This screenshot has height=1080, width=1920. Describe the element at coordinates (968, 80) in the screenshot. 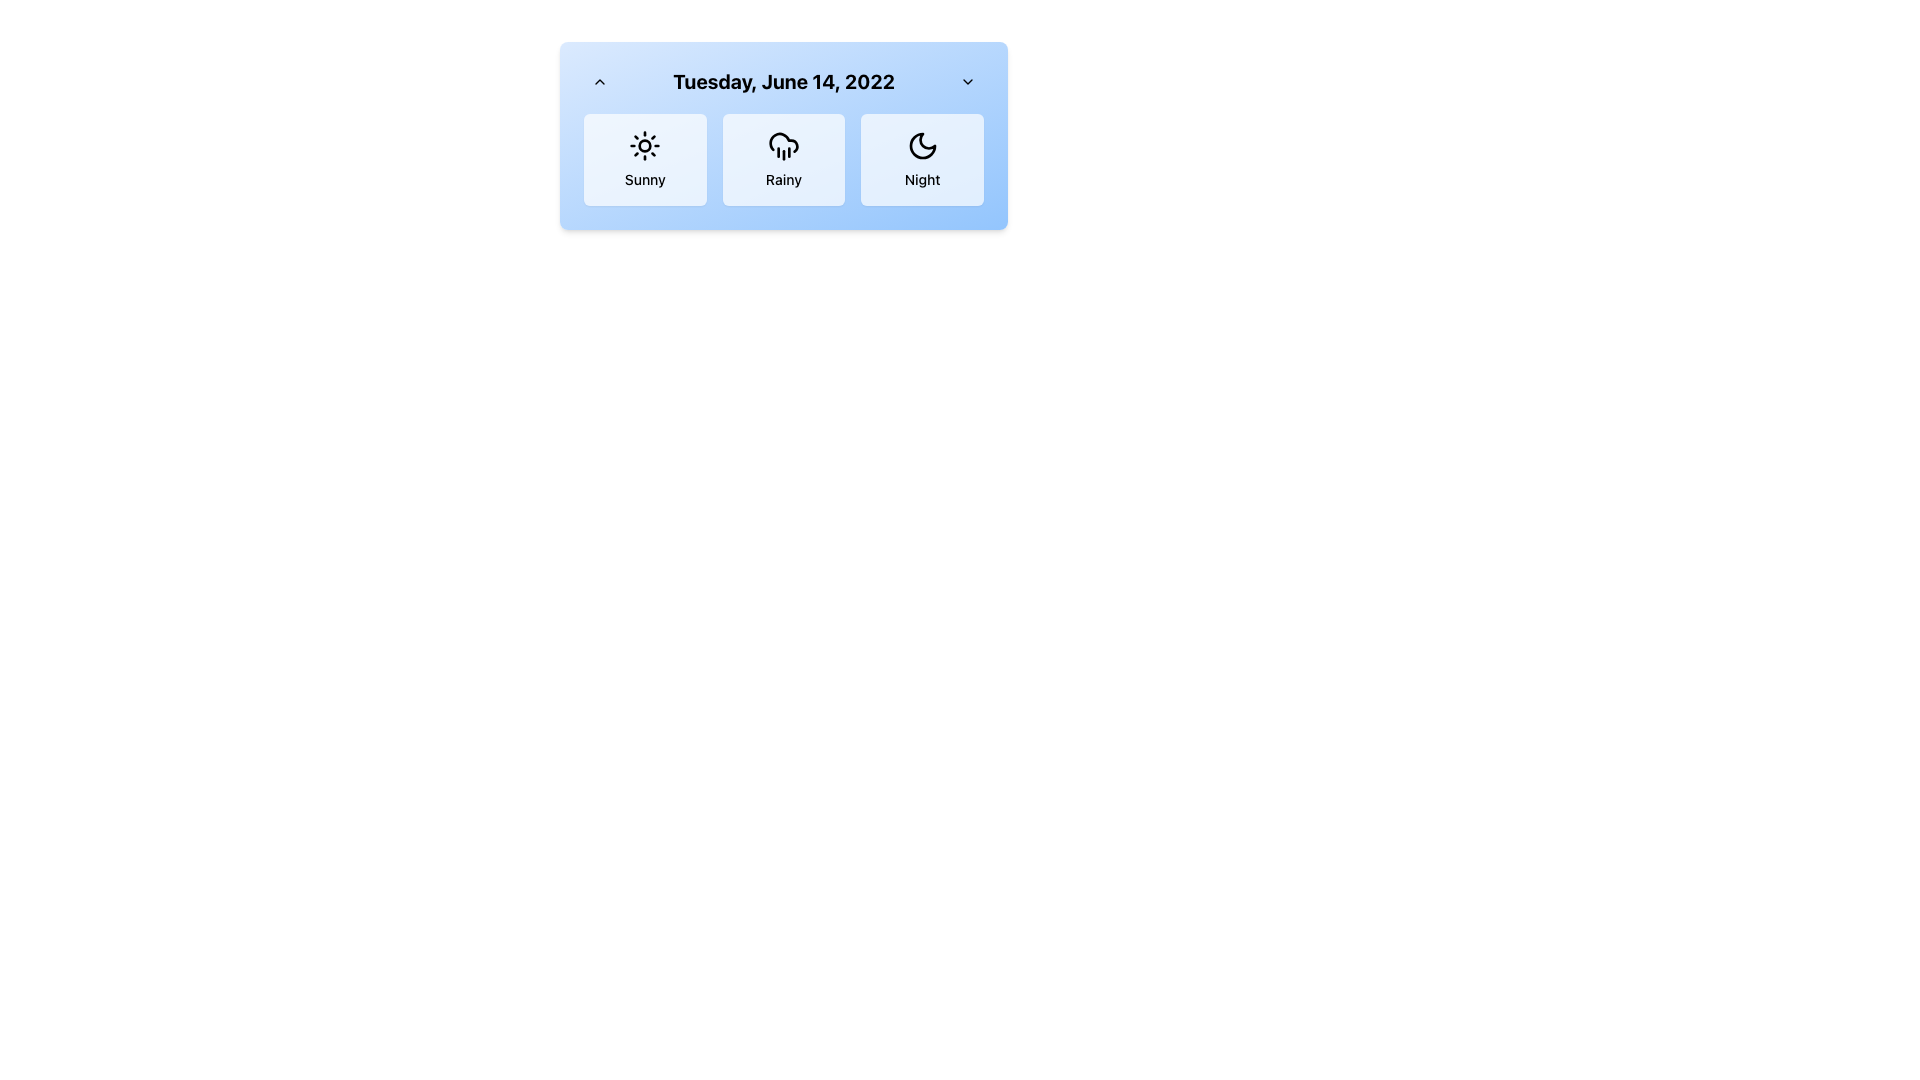

I see `the dropdown toggle button located at the far-right side of the header displaying 'Tuesday, June 14, 2022'` at that location.